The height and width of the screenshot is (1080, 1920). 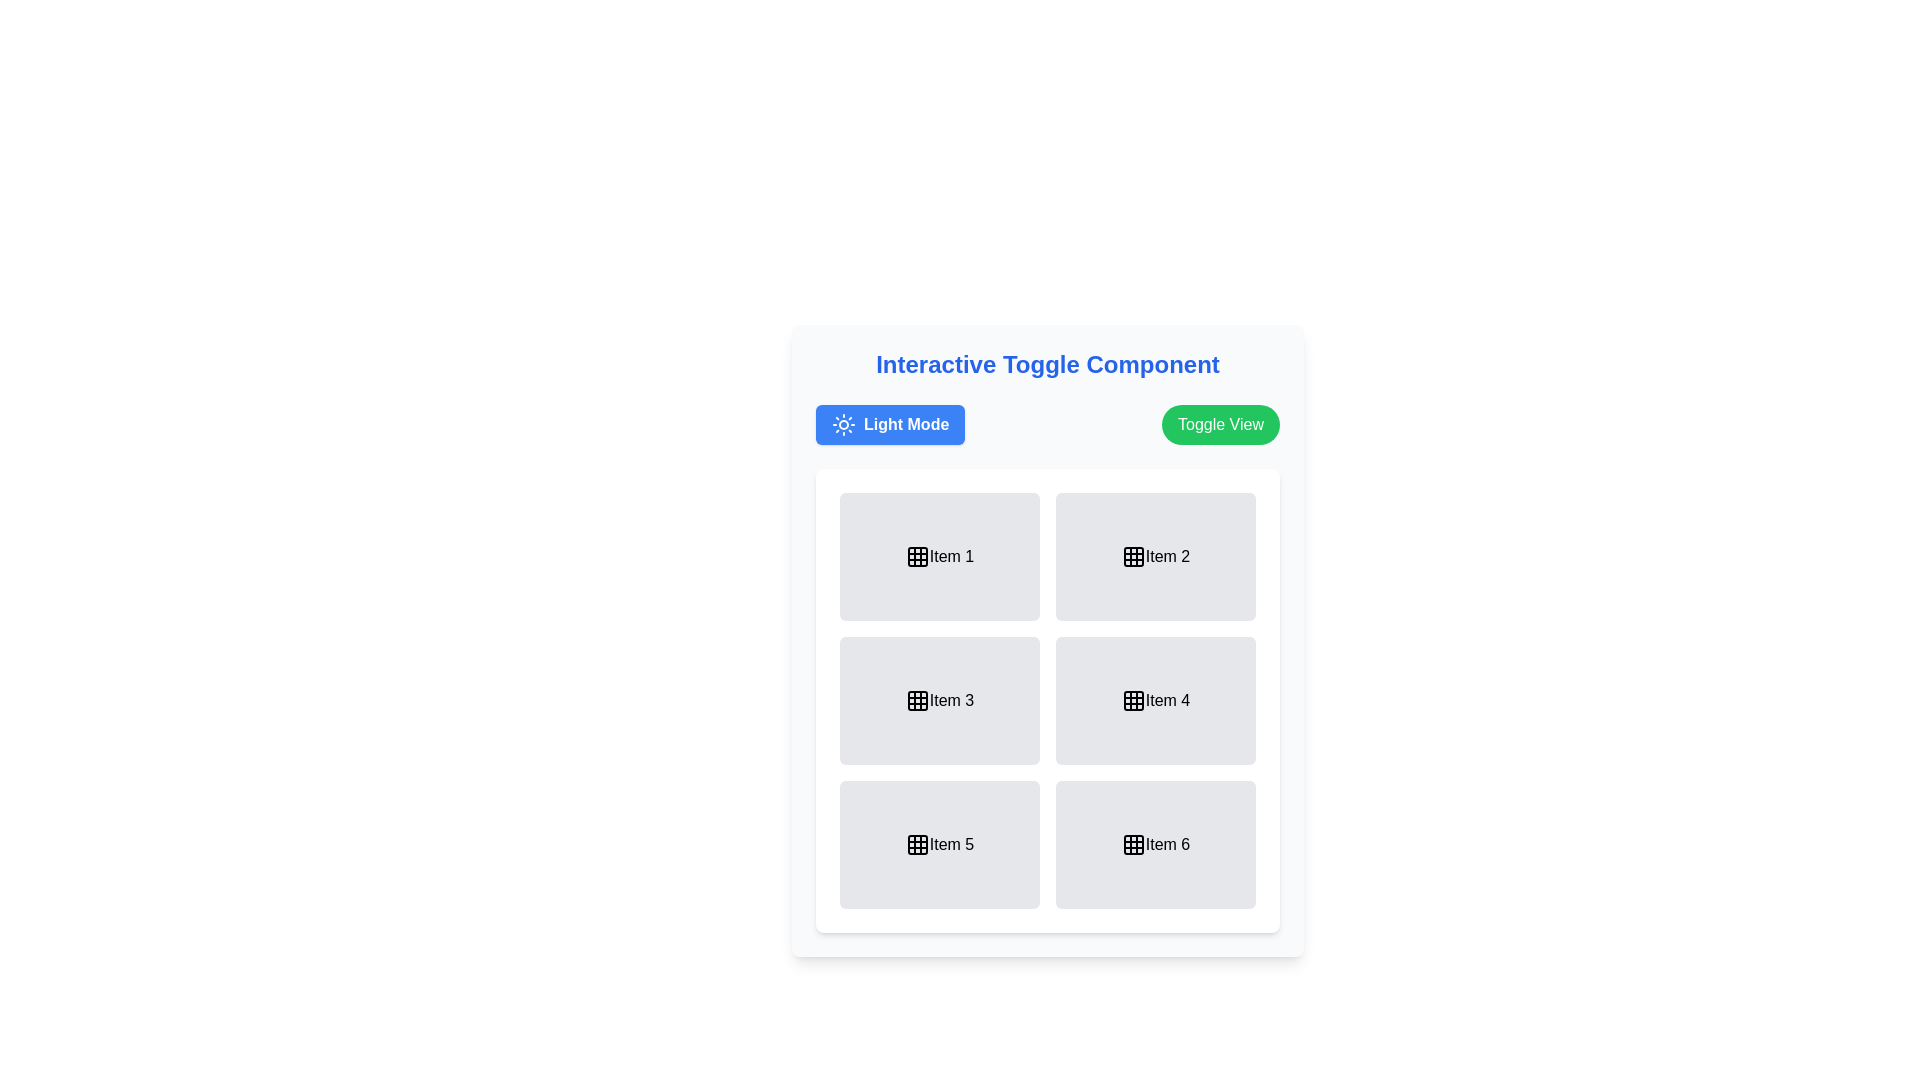 What do you see at coordinates (916, 844) in the screenshot?
I see `the grid icon labeled 'Item 5' located in the lower-left area of the grid layout` at bounding box center [916, 844].